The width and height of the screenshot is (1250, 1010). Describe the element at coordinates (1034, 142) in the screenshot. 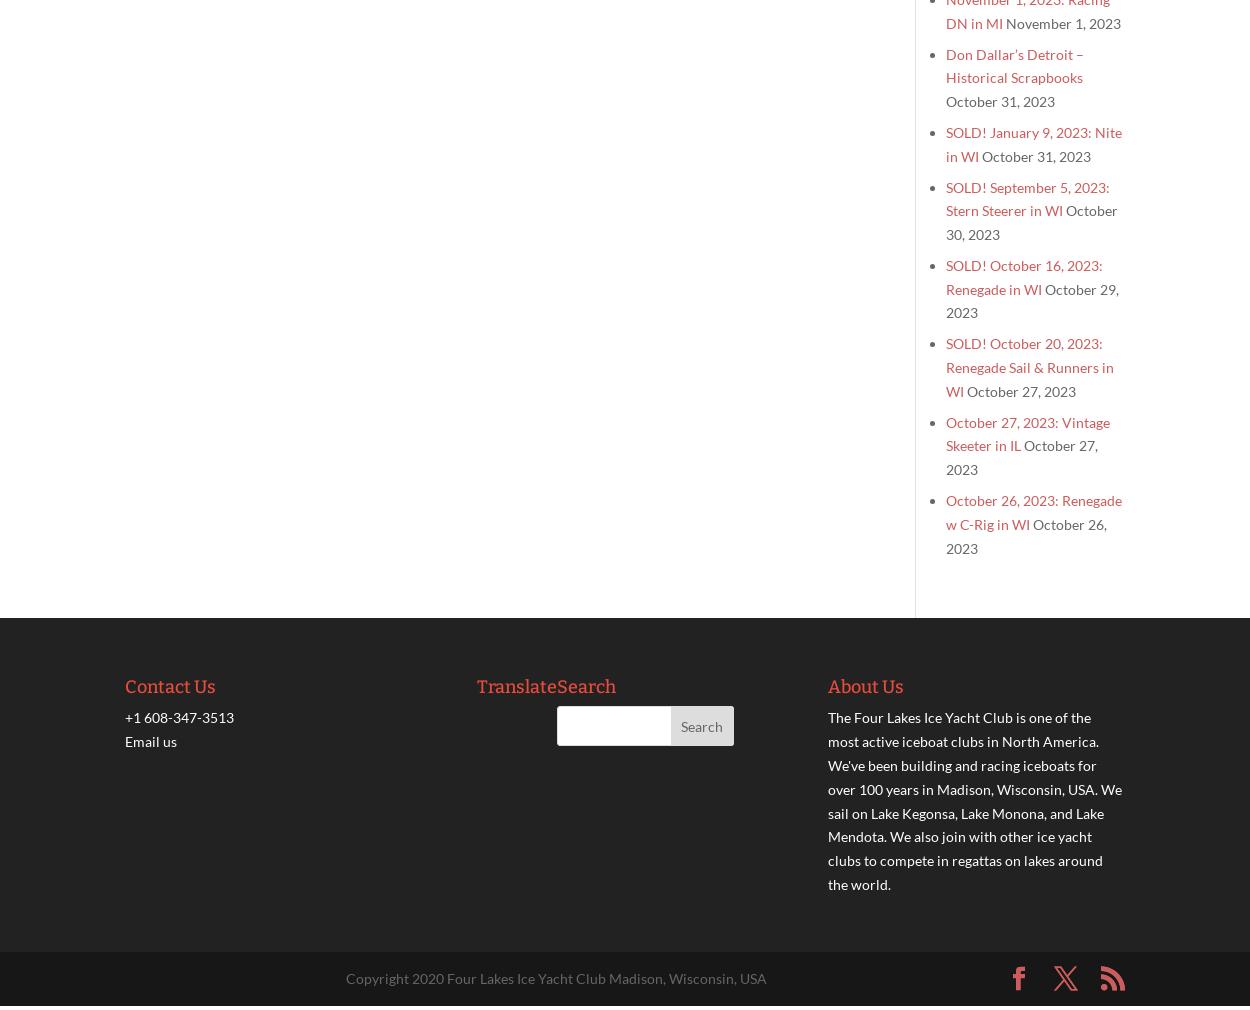

I see `'SOLD! January 9, 2023: Nite in WI'` at that location.